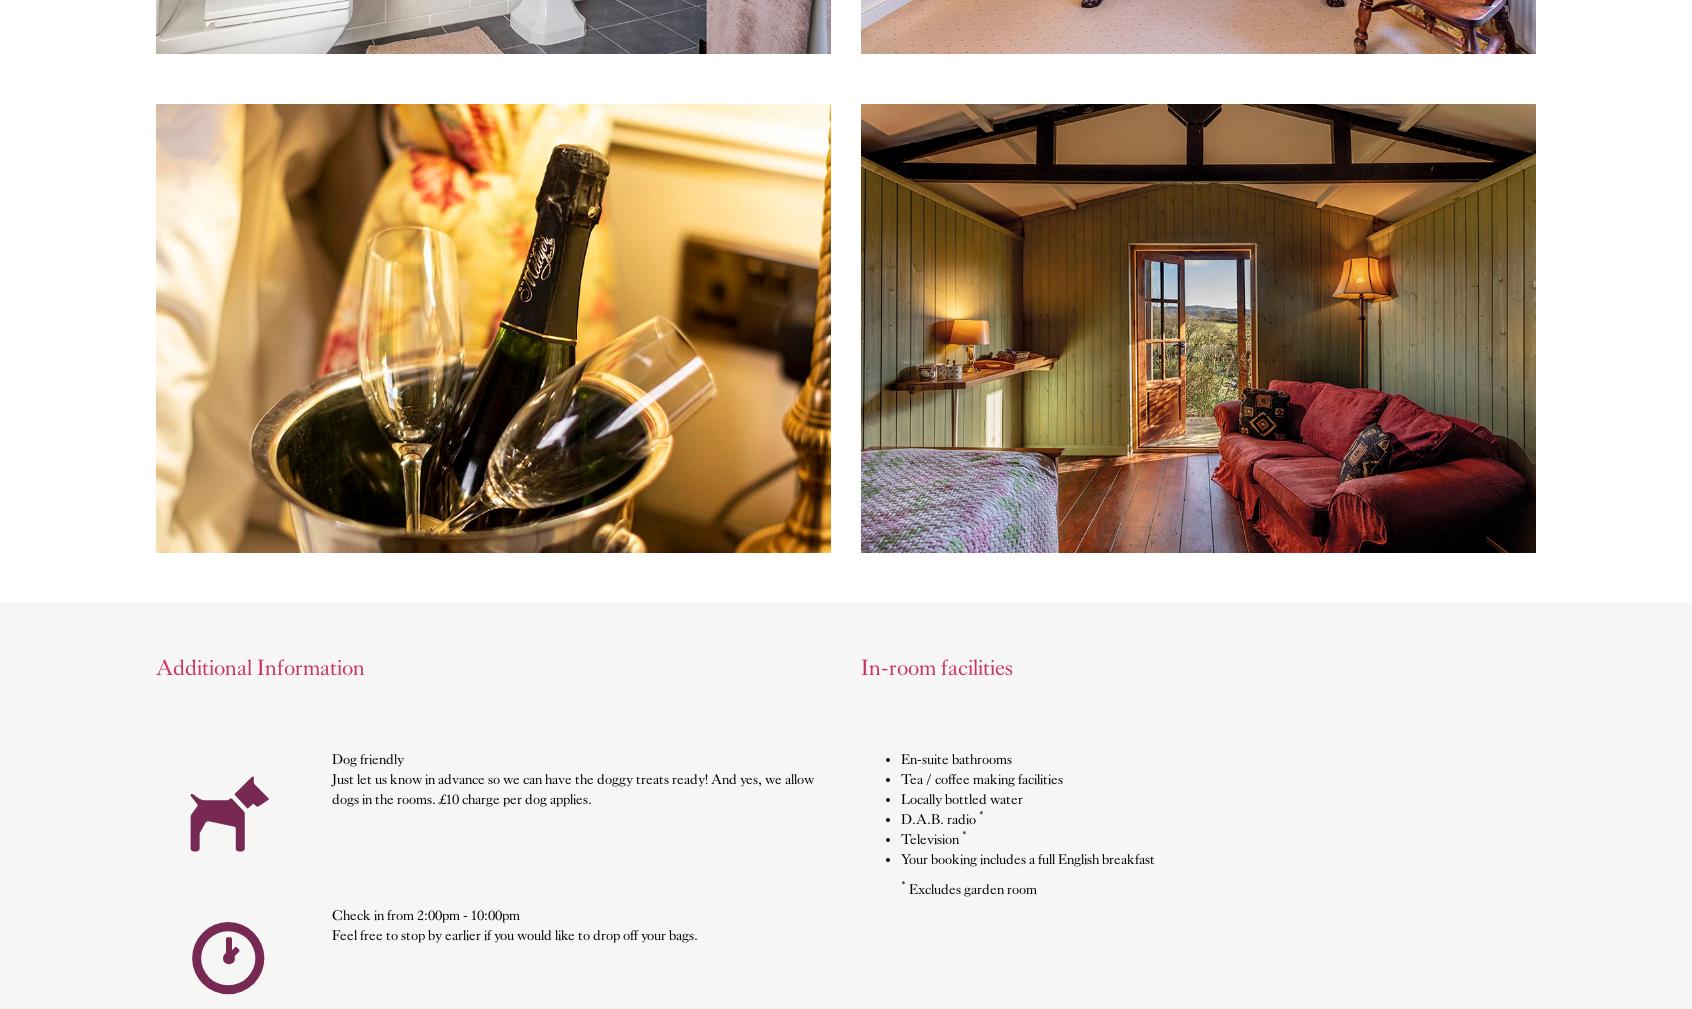  What do you see at coordinates (981, 778) in the screenshot?
I see `'Tea / coffee making facilities'` at bounding box center [981, 778].